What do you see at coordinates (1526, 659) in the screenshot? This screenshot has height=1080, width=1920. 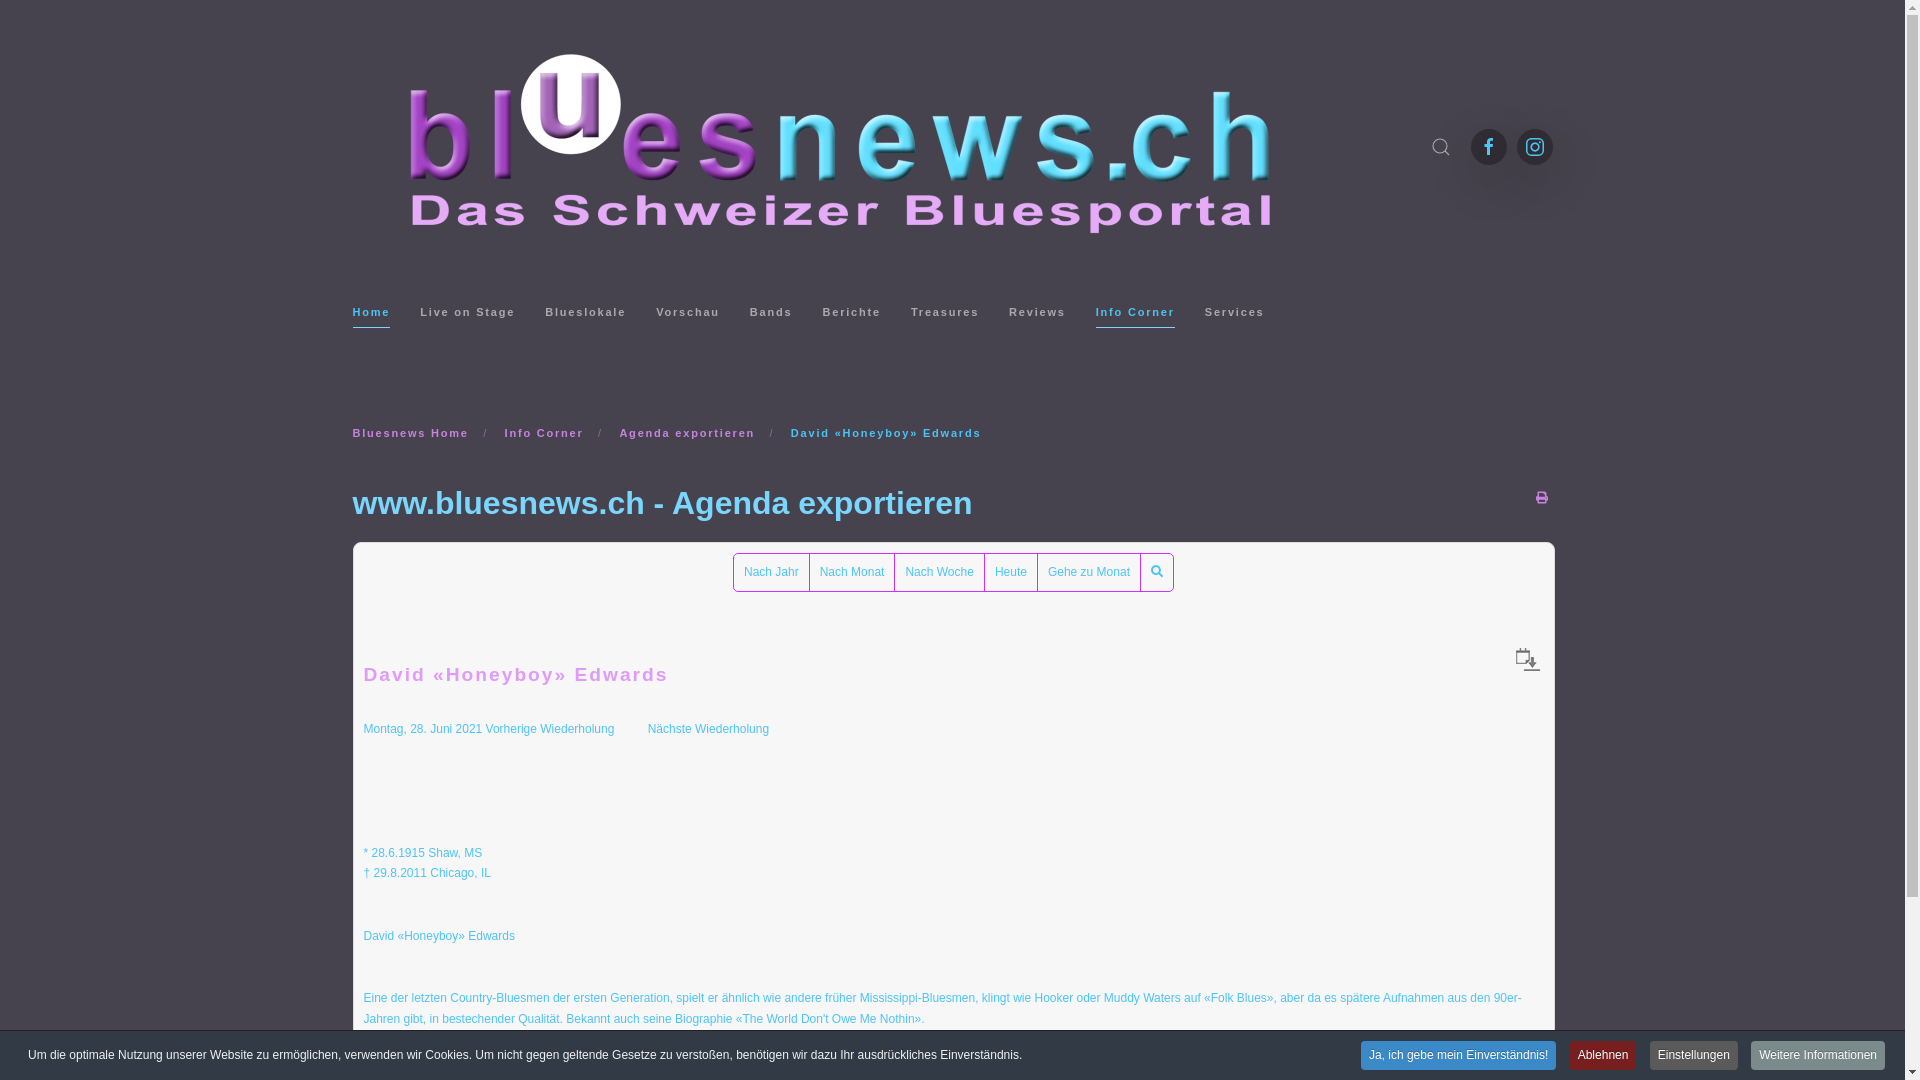 I see `'Als iCal-Datei herunterladen'` at bounding box center [1526, 659].